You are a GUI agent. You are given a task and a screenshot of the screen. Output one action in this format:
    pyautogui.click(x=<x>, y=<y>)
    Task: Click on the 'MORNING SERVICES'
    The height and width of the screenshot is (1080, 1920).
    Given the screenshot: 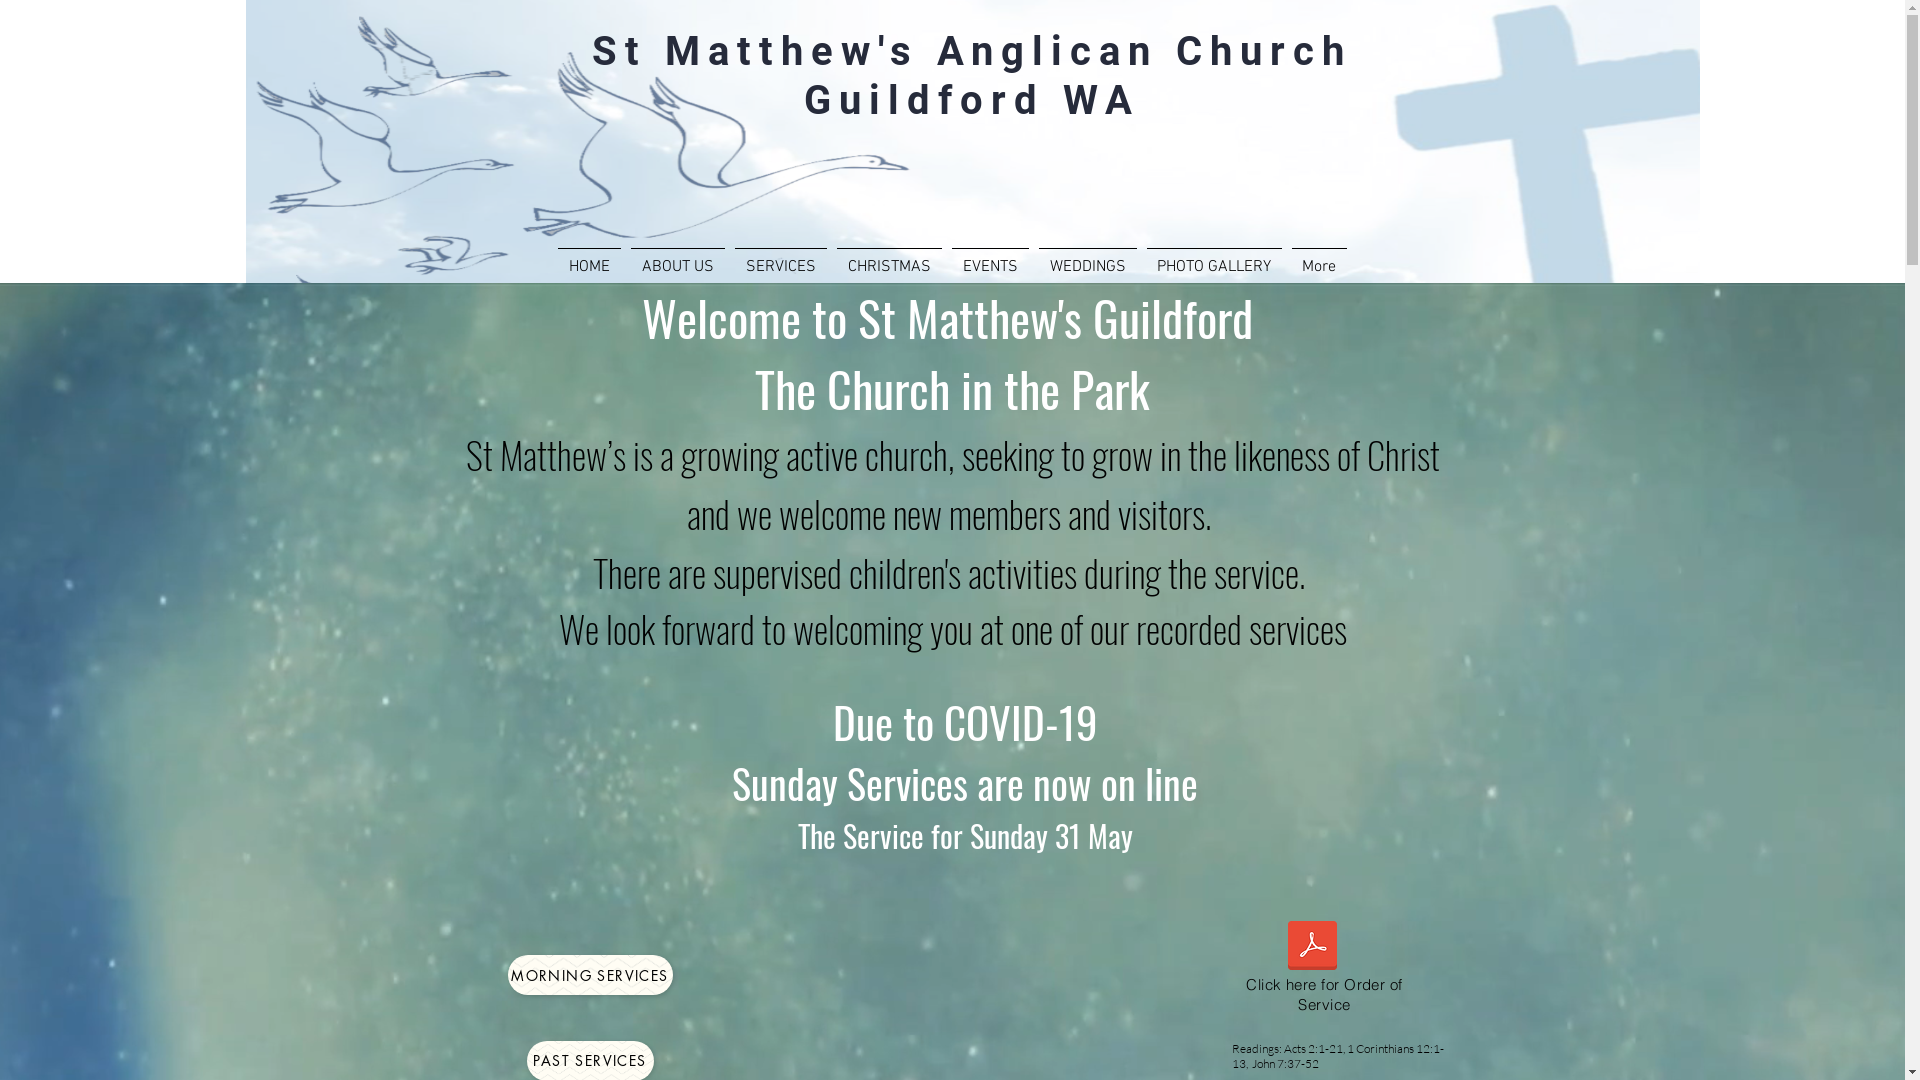 What is the action you would take?
    pyautogui.click(x=508, y=974)
    